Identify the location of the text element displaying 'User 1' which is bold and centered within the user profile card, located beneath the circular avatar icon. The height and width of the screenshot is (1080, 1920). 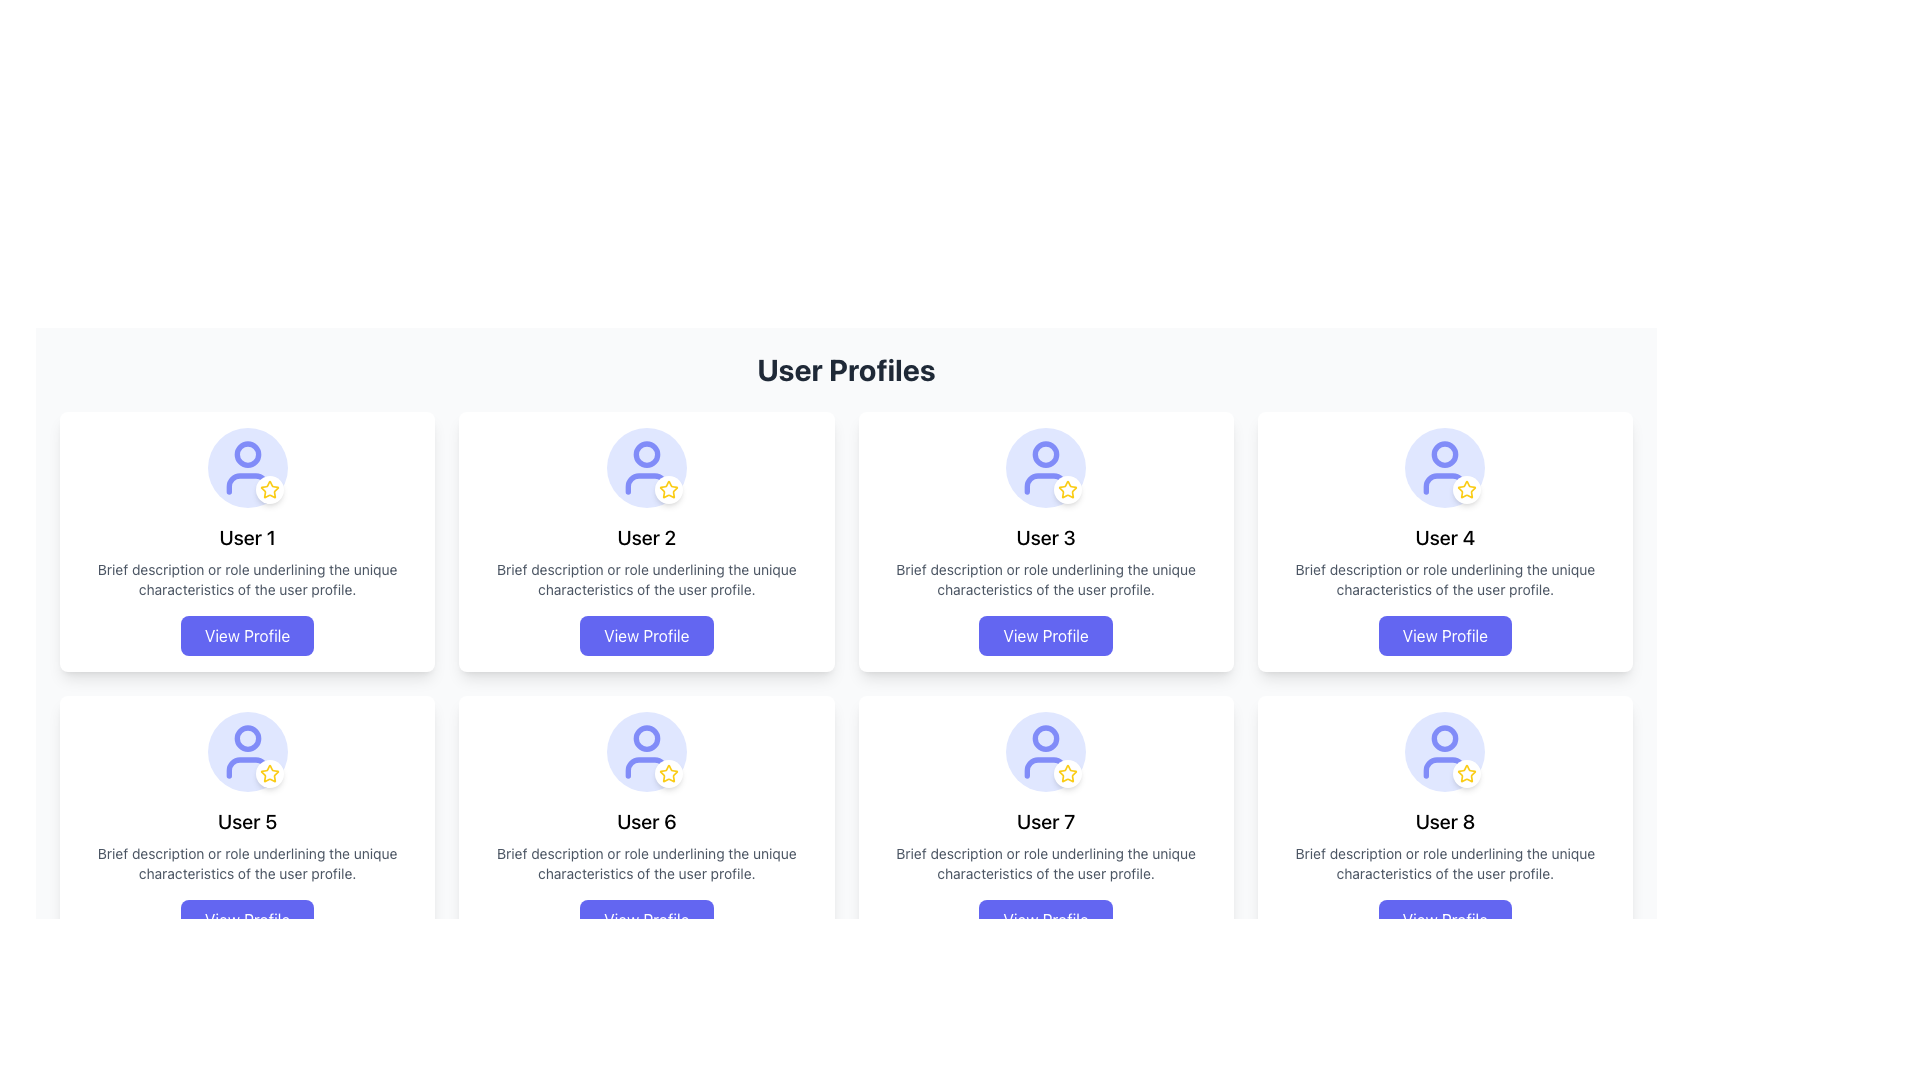
(246, 536).